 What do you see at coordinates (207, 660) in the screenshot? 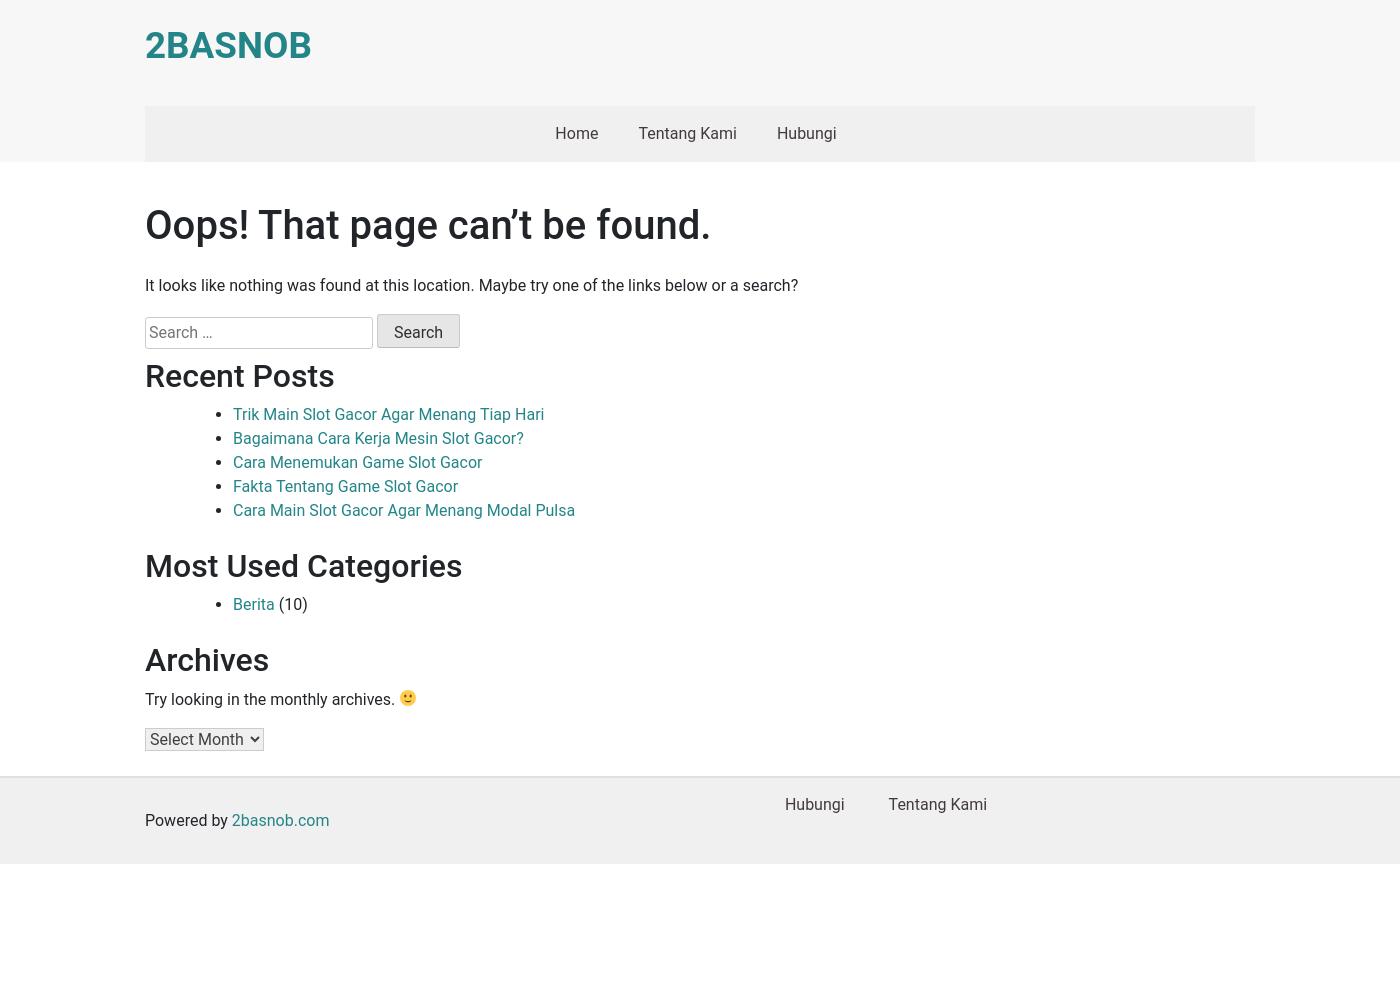
I see `'Archives'` at bounding box center [207, 660].